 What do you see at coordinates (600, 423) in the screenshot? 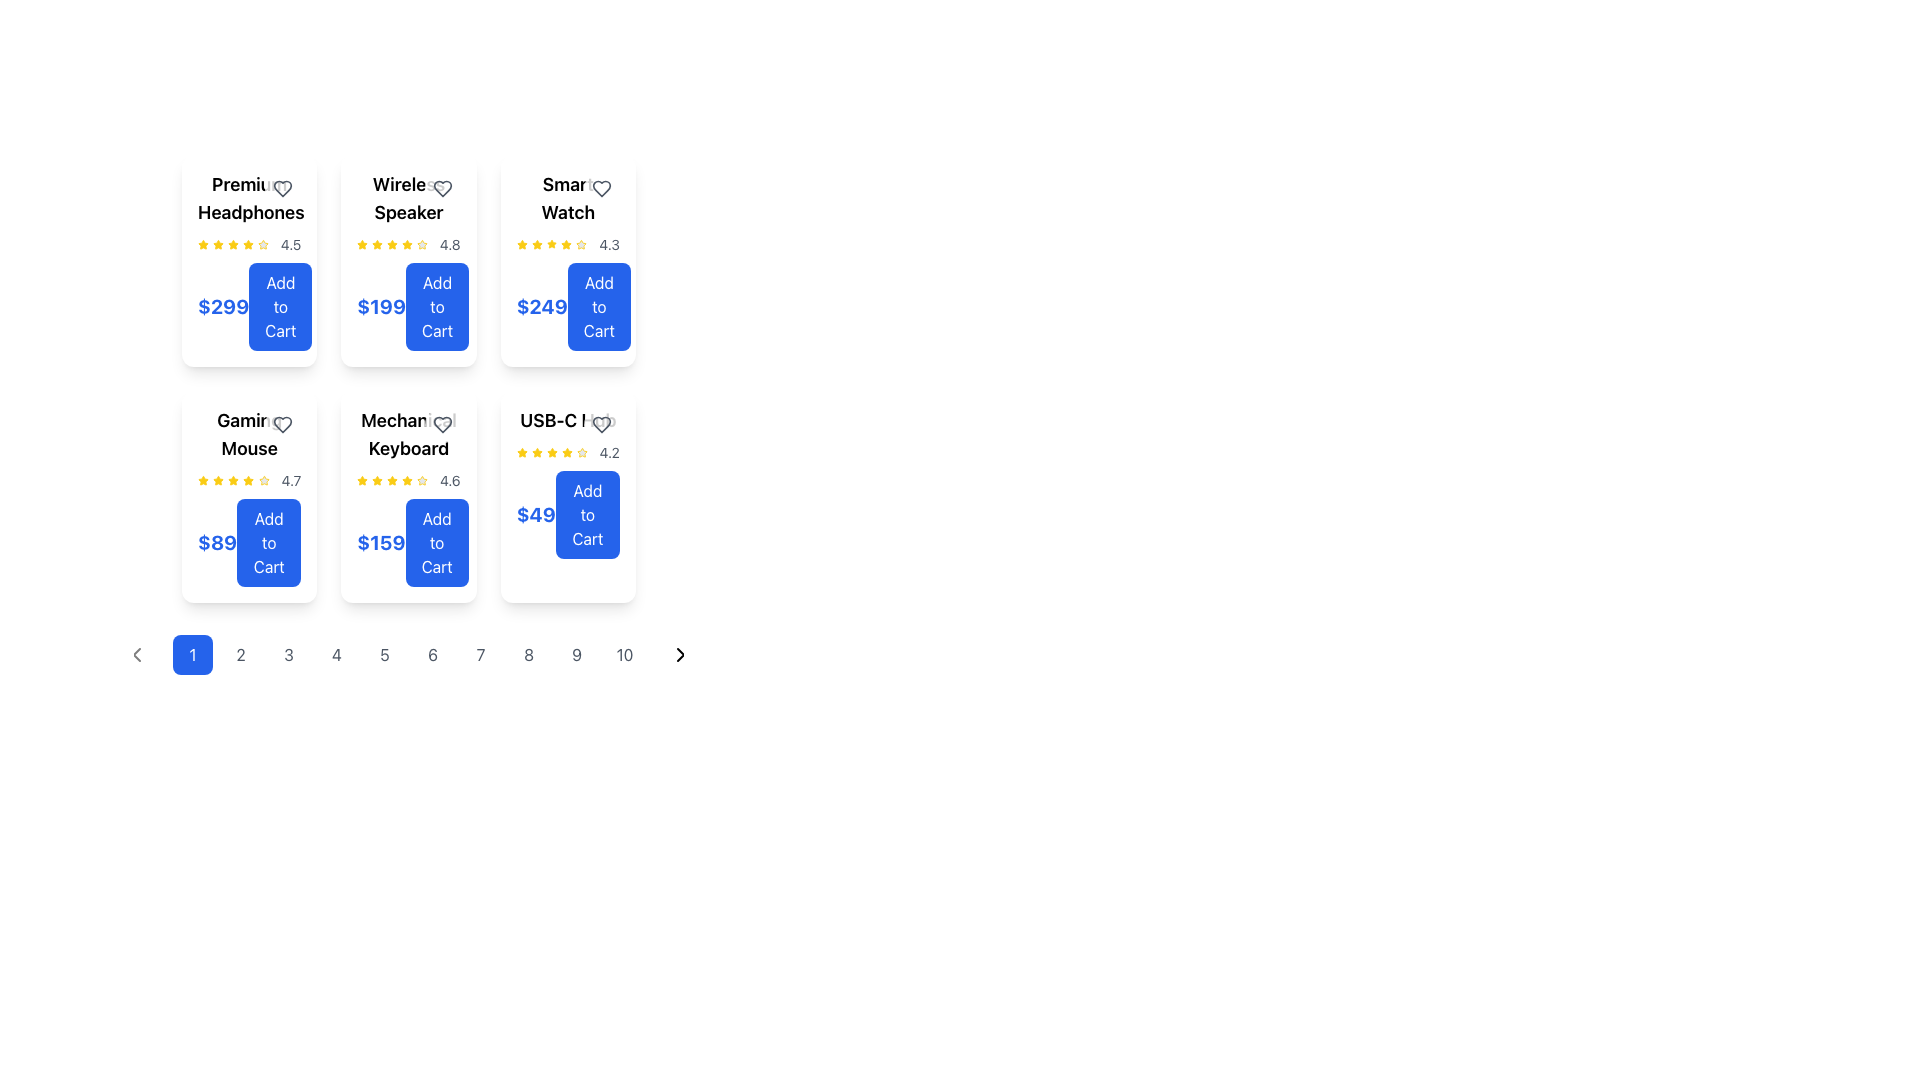
I see `the favorite or like icon located in the second row, third column of the 'USB-C Hub' product card` at bounding box center [600, 423].